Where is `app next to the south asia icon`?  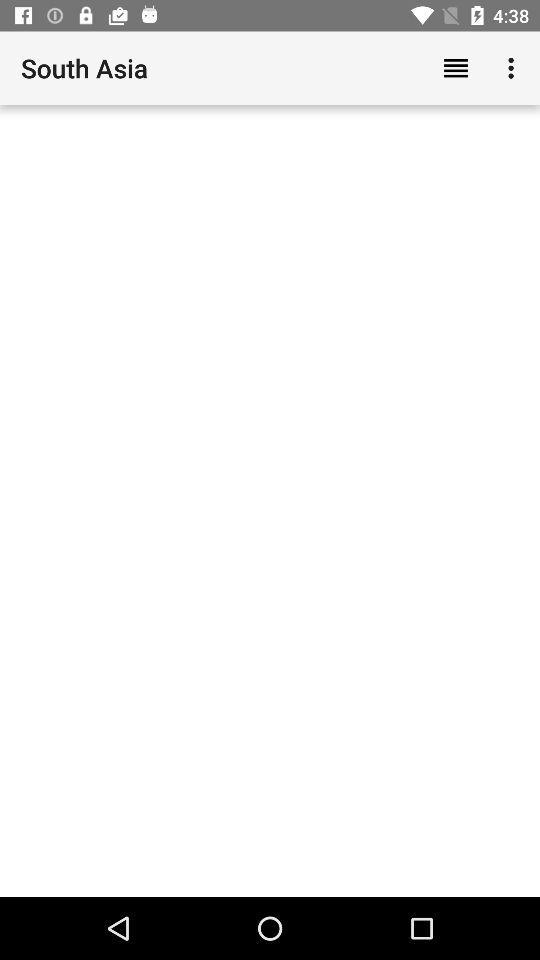
app next to the south asia icon is located at coordinates (455, 68).